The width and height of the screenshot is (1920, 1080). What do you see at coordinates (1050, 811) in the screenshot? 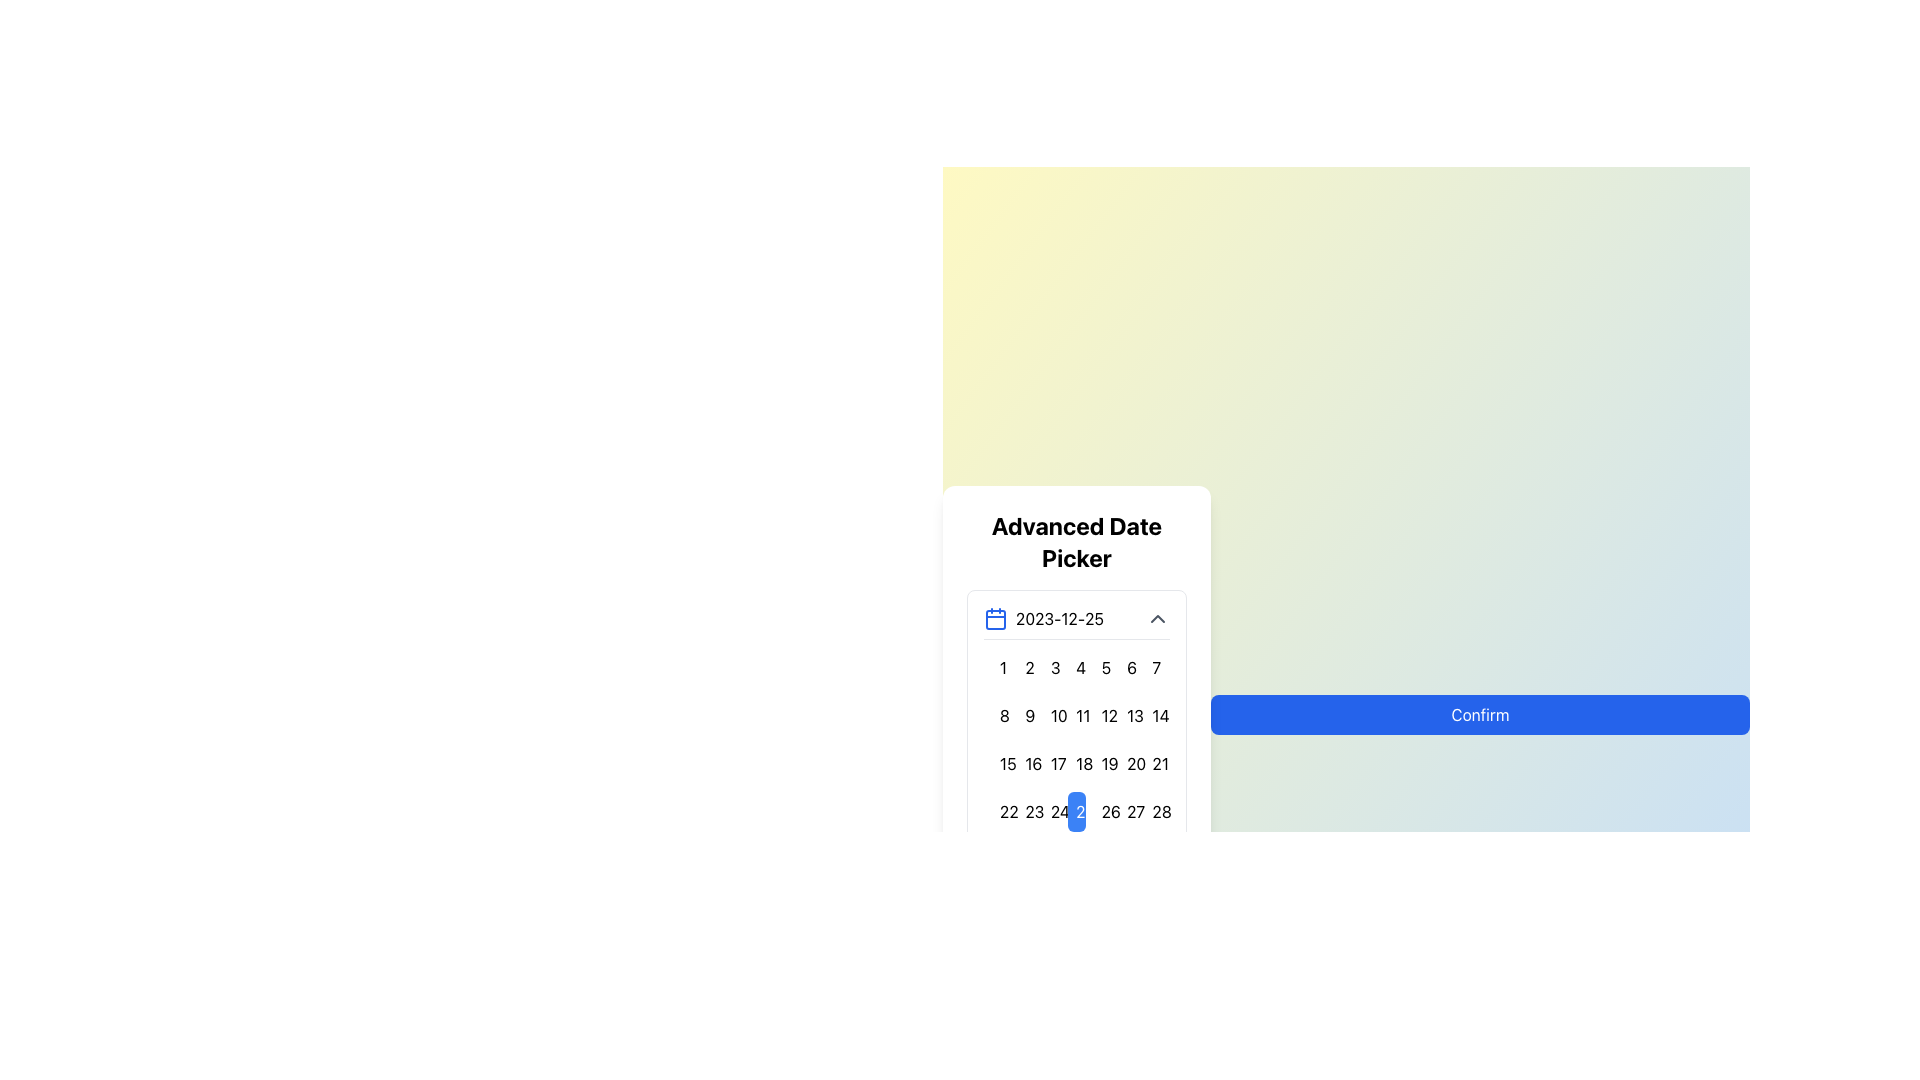
I see `the rounded rectangular button with a white background displaying the number '24' in black text, located in the fourth row and third column of the date picker interface` at bounding box center [1050, 811].